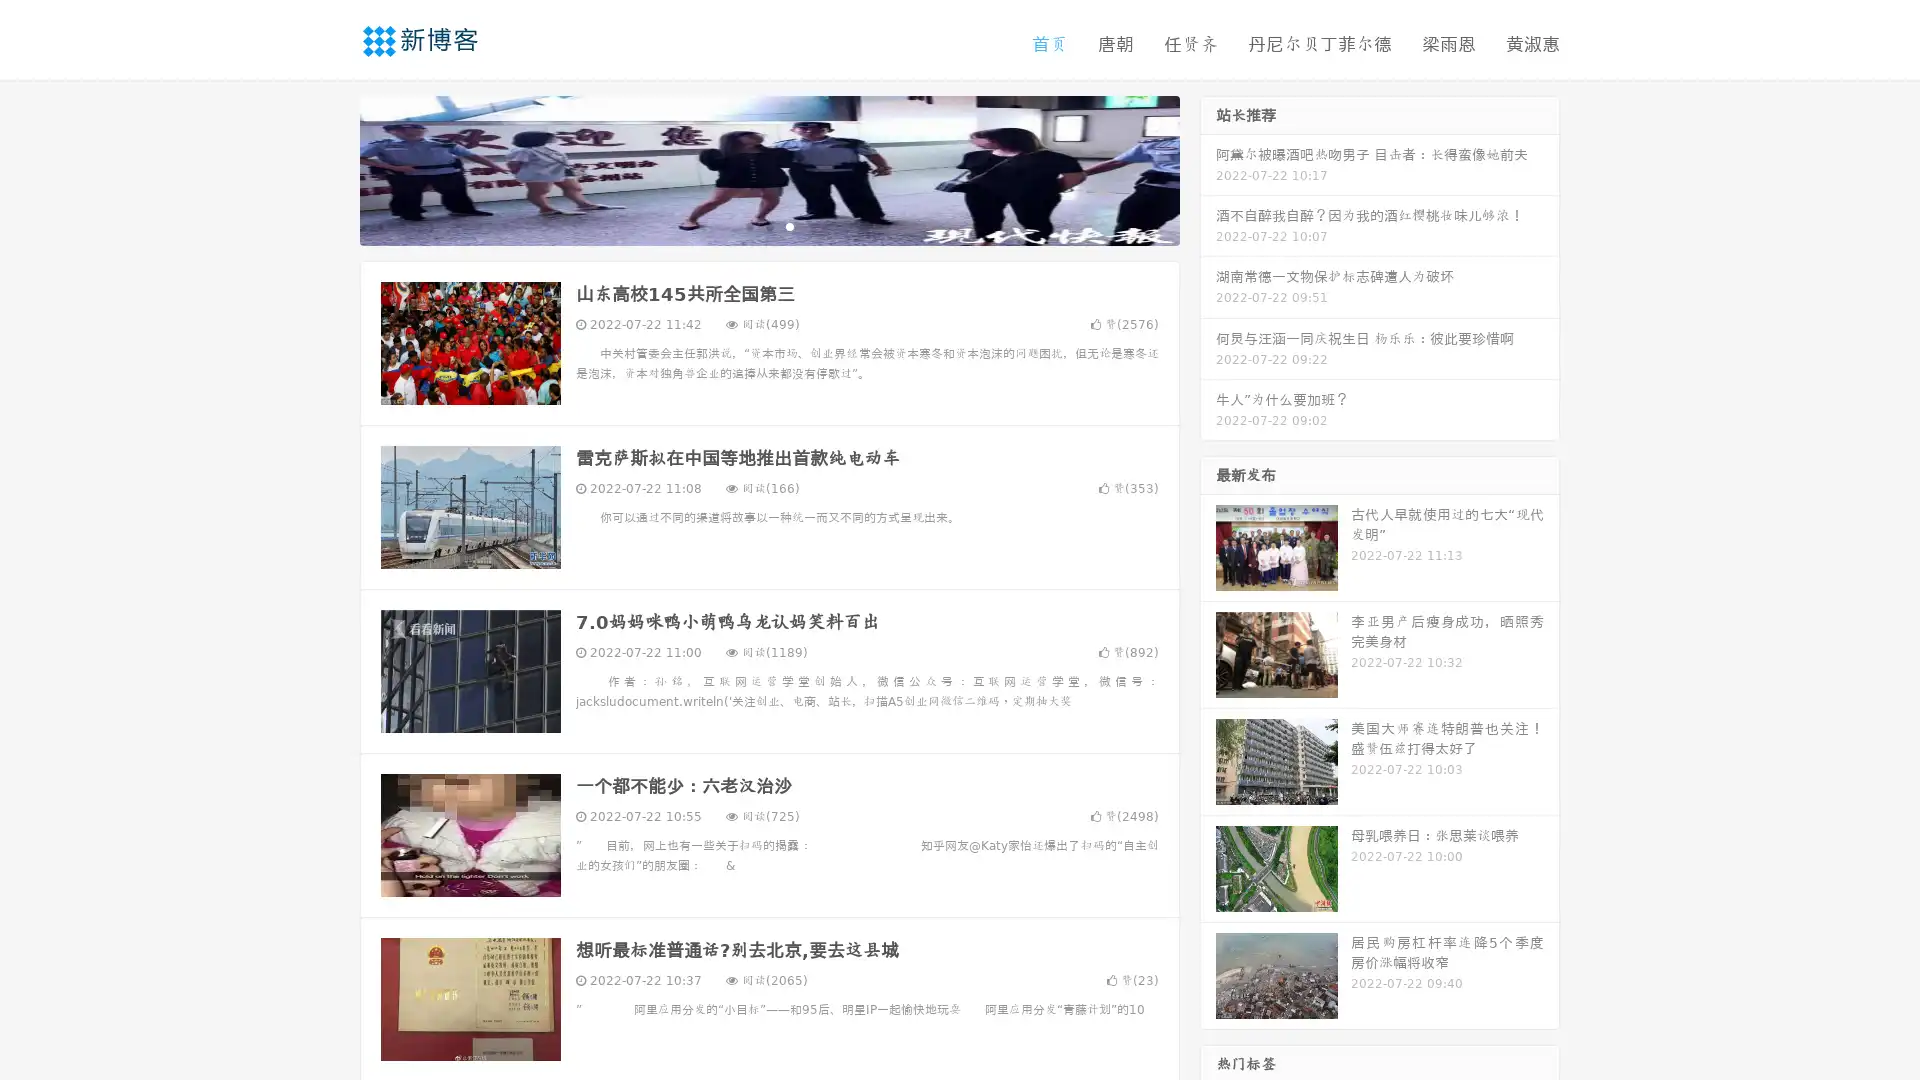  Describe the element at coordinates (330, 168) in the screenshot. I see `Previous slide` at that location.